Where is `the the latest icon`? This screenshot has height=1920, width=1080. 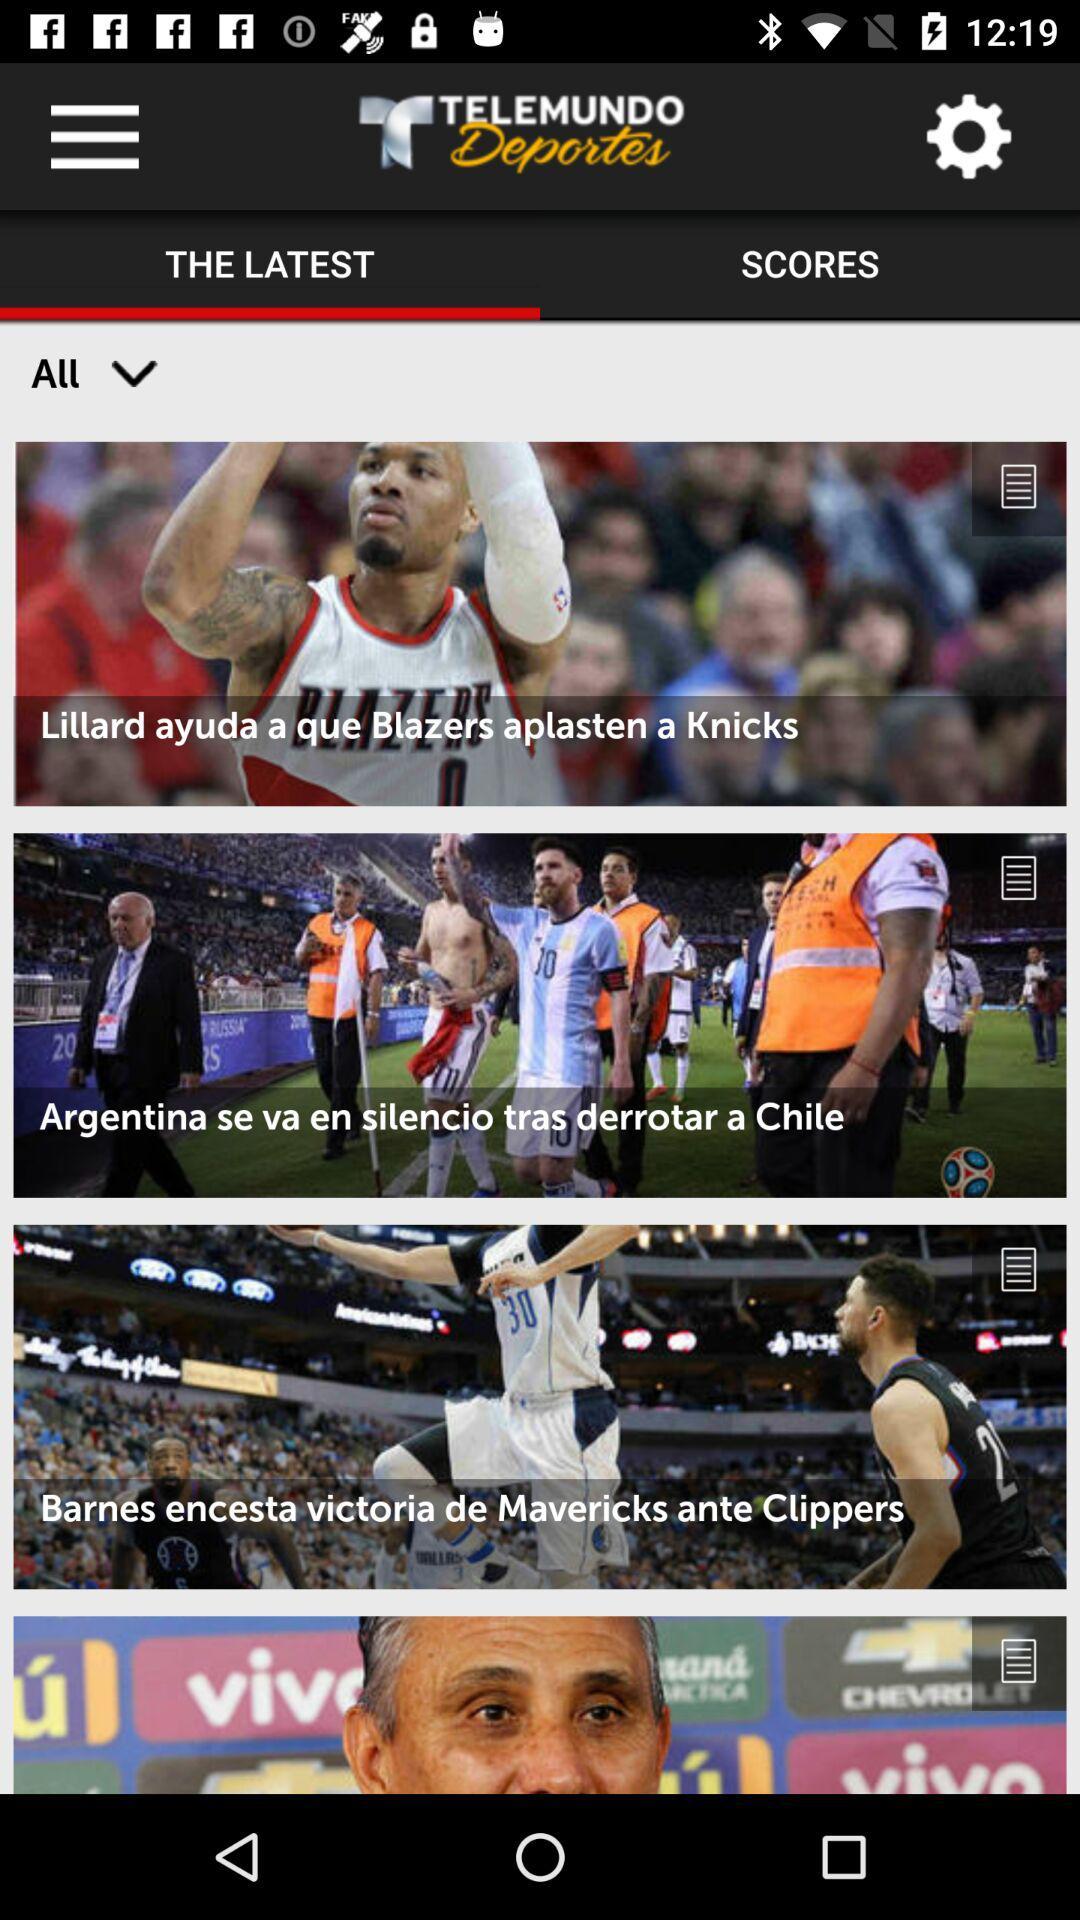 the the latest icon is located at coordinates (270, 264).